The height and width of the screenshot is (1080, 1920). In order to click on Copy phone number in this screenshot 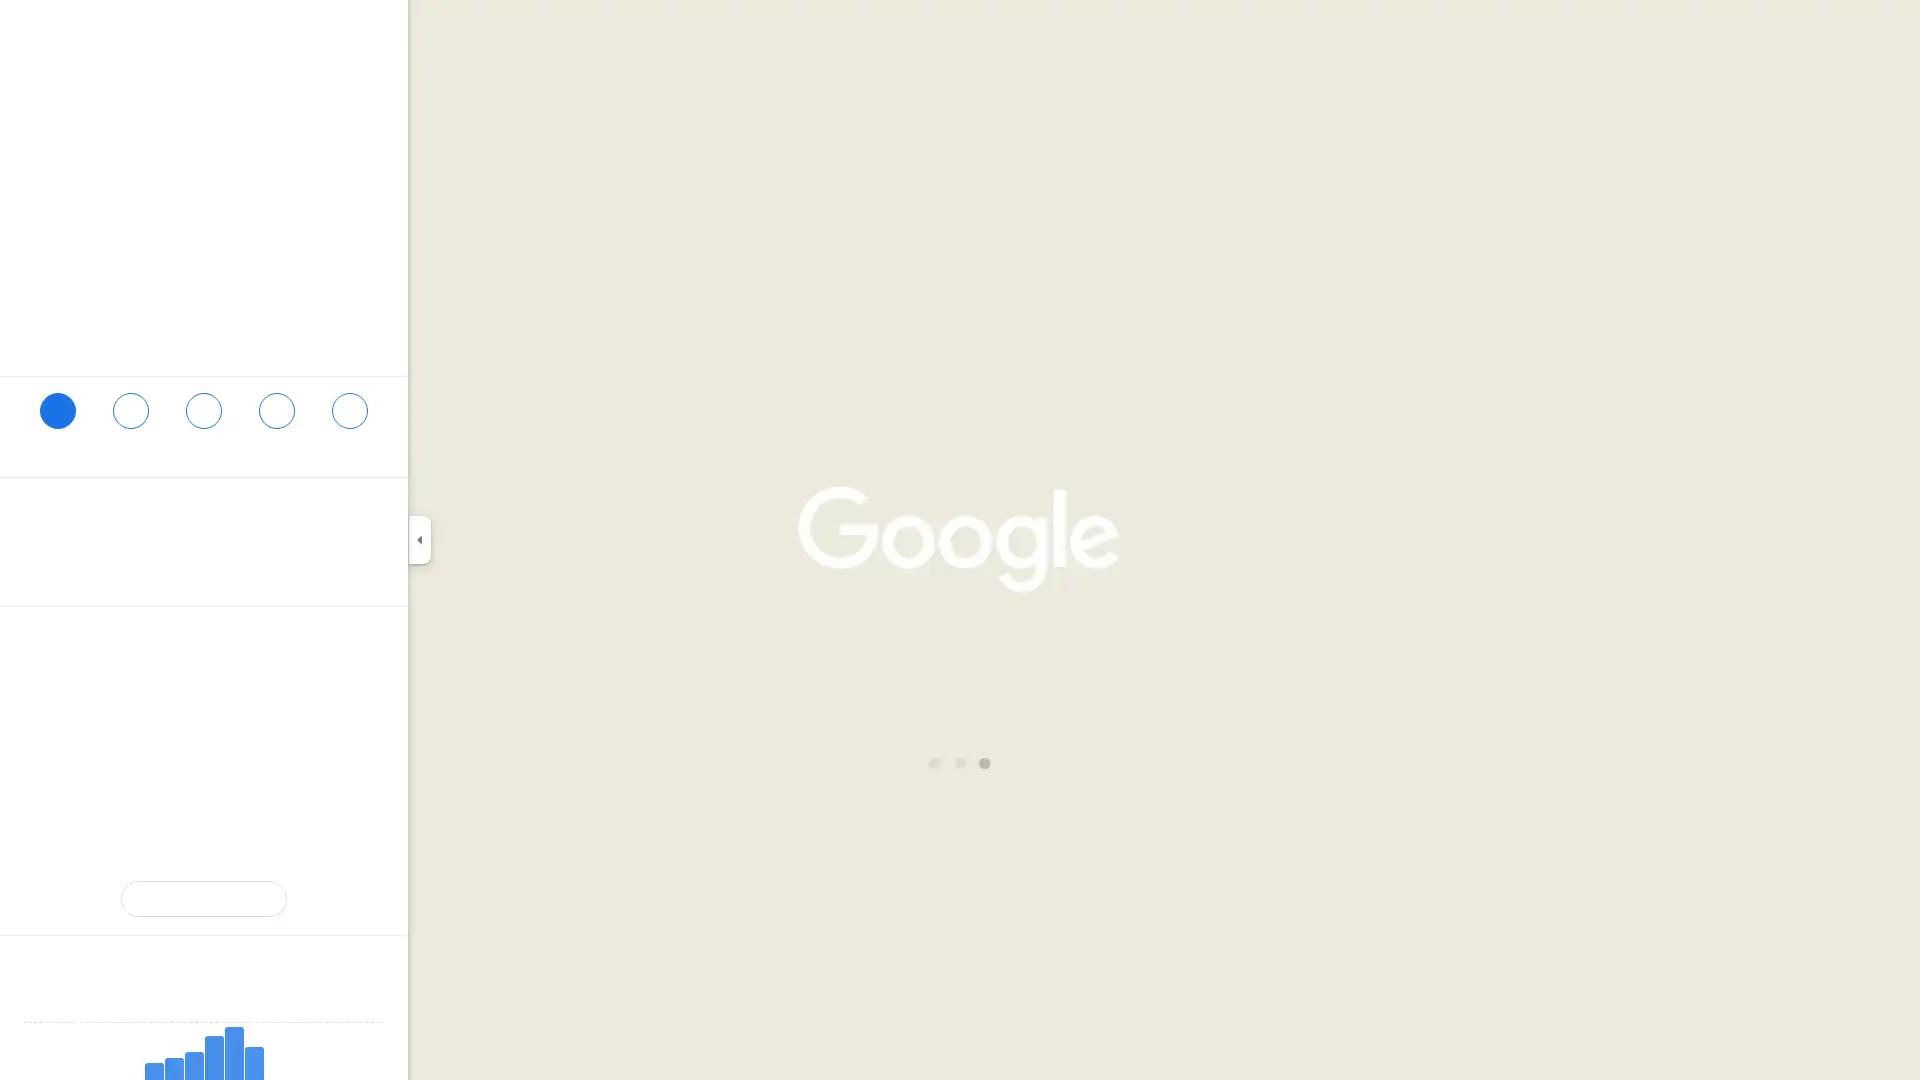, I will do `click(344, 743)`.